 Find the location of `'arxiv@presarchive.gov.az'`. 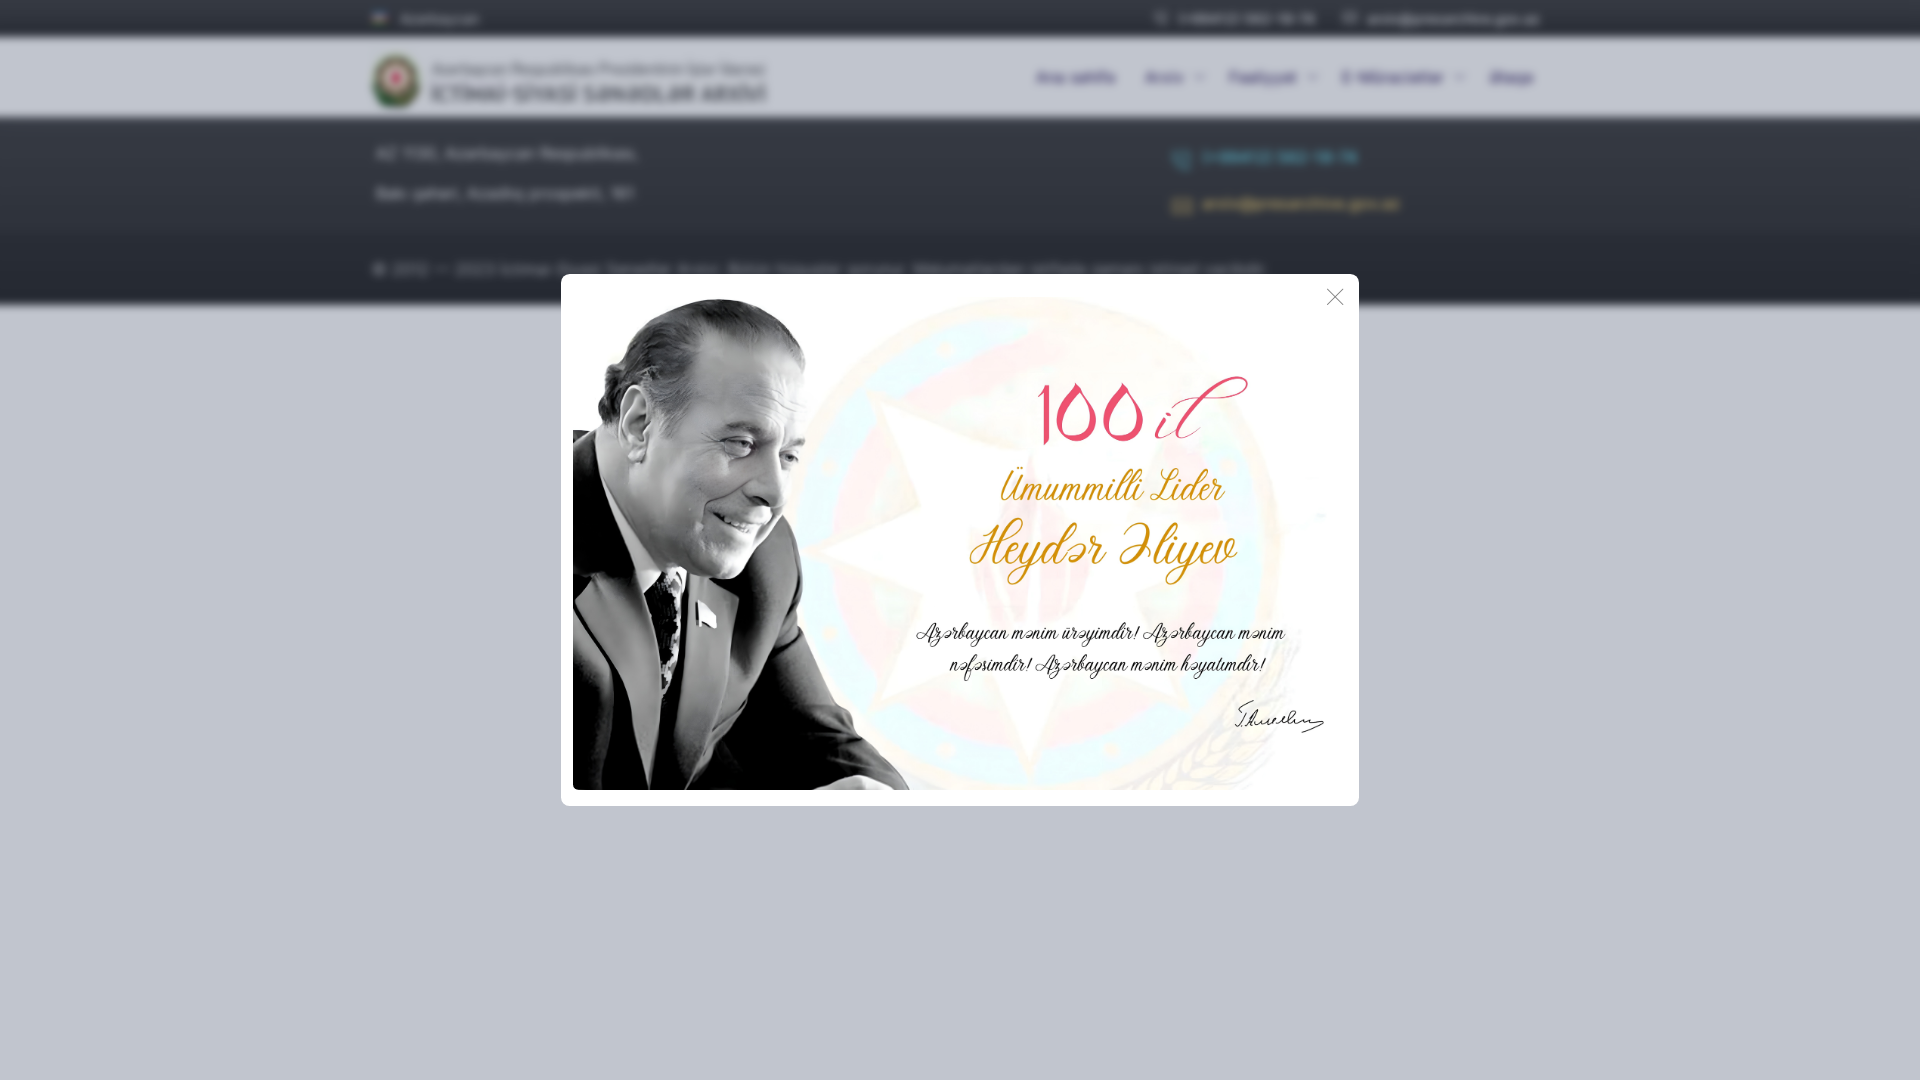

'arxiv@presarchive.gov.az' is located at coordinates (1286, 209).